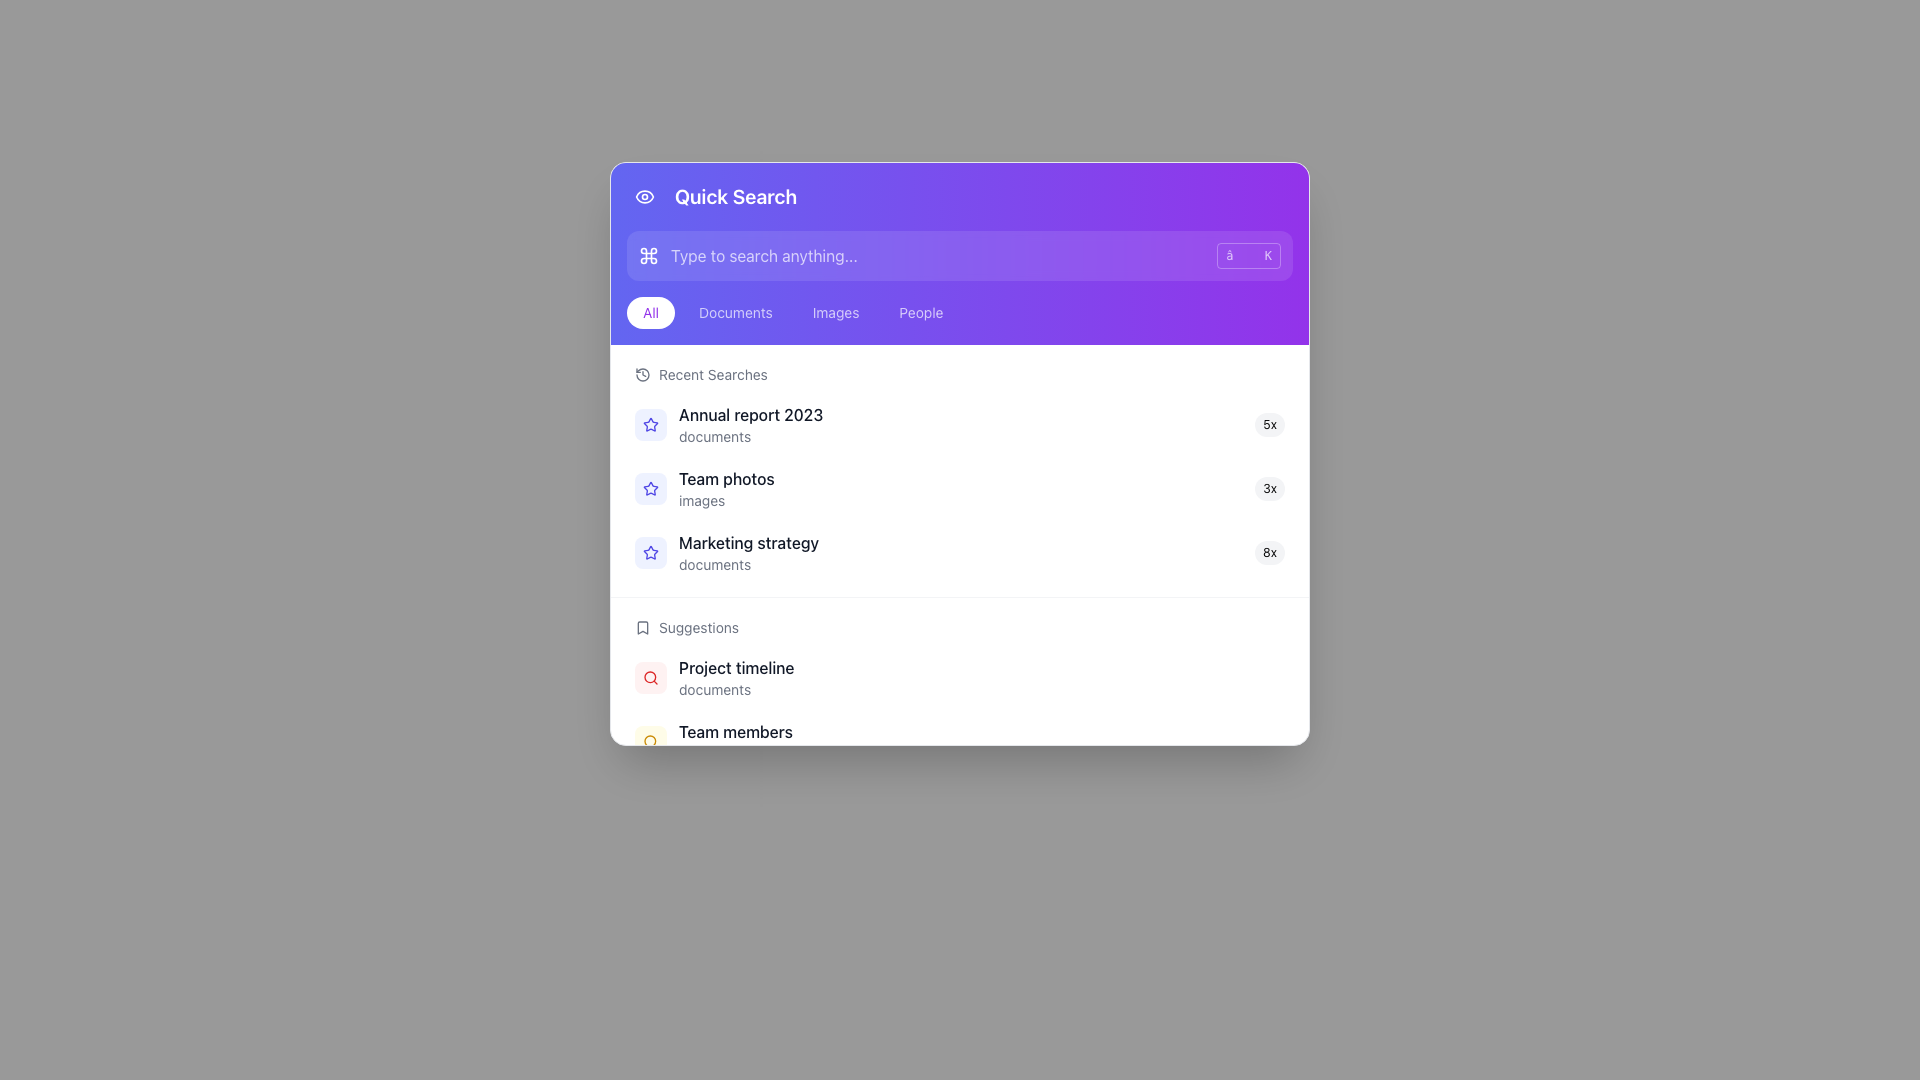 This screenshot has height=1080, width=1920. What do you see at coordinates (713, 374) in the screenshot?
I see `the 'Recent Searches' label, which is styled in gray and indicates a list of recent activities, located in the top-left section of the content panel` at bounding box center [713, 374].